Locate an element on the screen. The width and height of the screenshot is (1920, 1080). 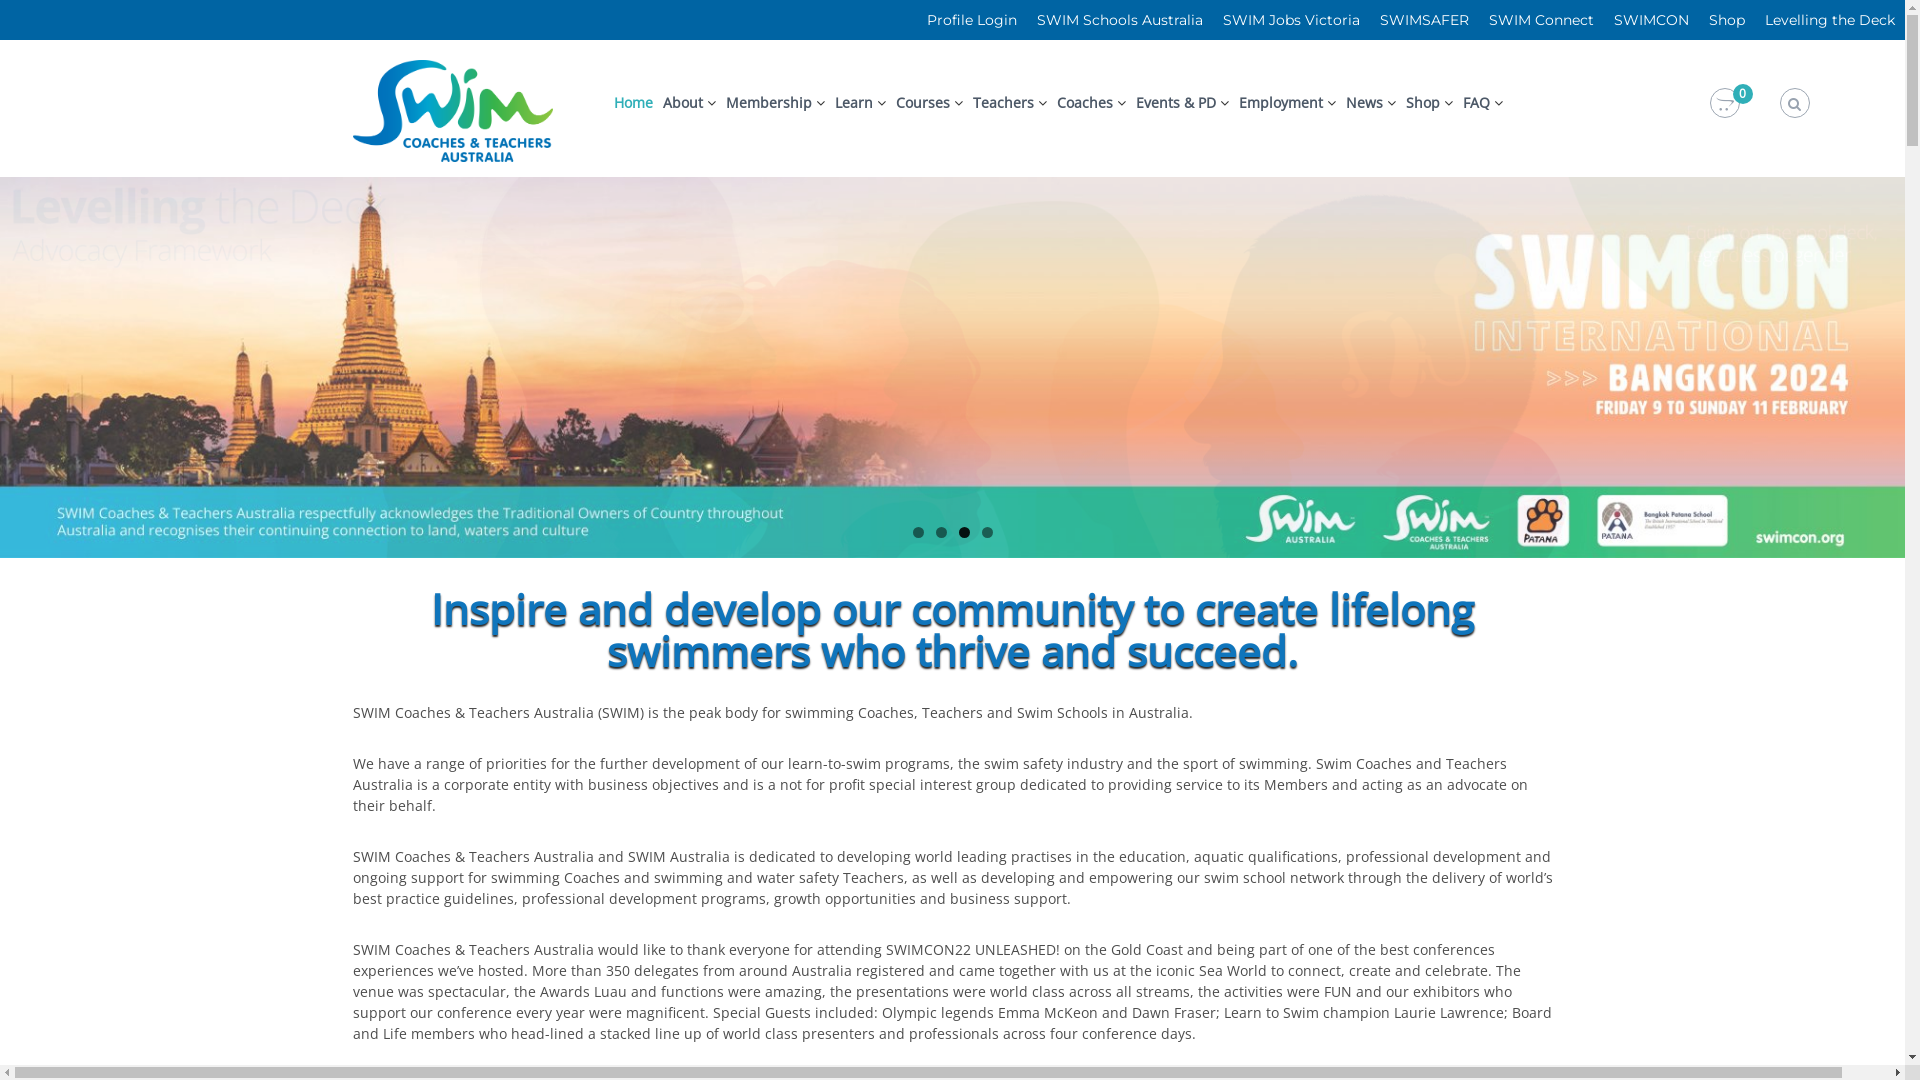
'Shop' is located at coordinates (1726, 19).